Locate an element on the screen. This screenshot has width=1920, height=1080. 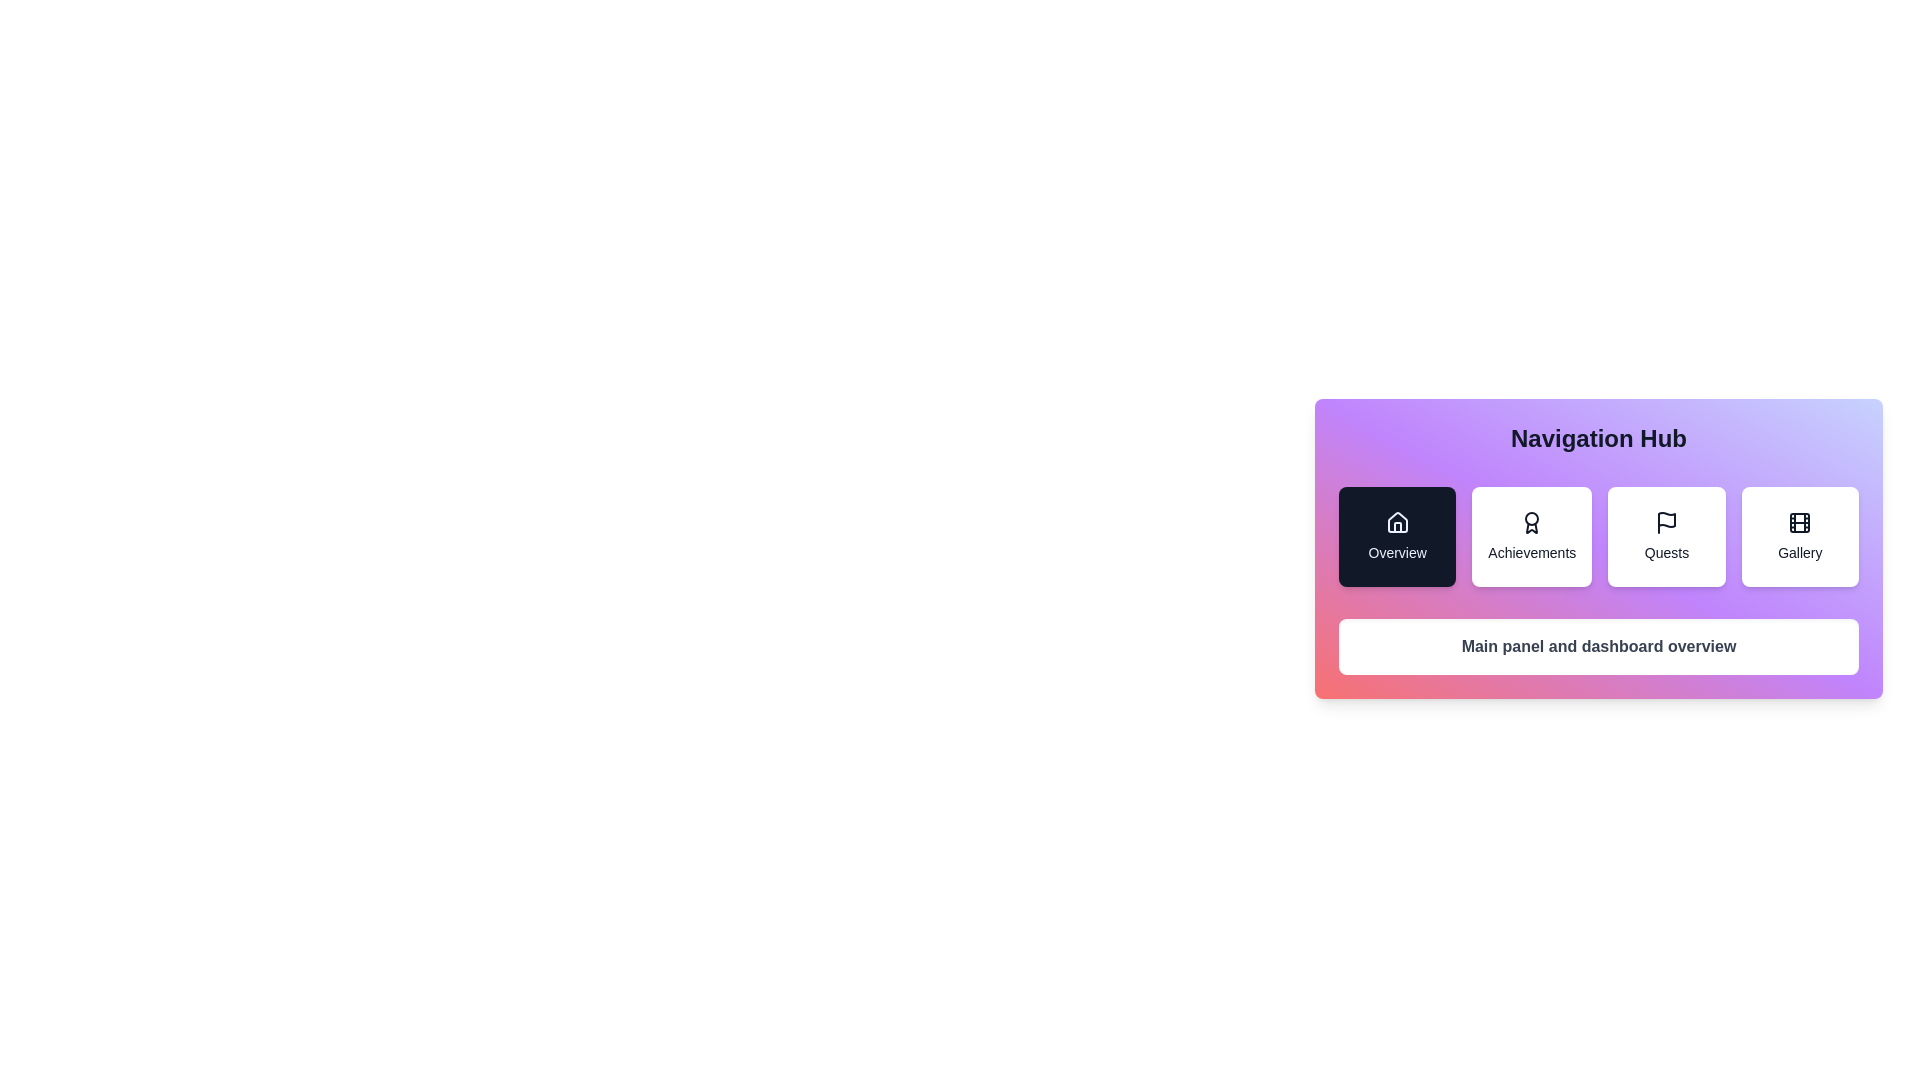
the internal vertical line representing the house's door within the Overview icon is located at coordinates (1396, 526).